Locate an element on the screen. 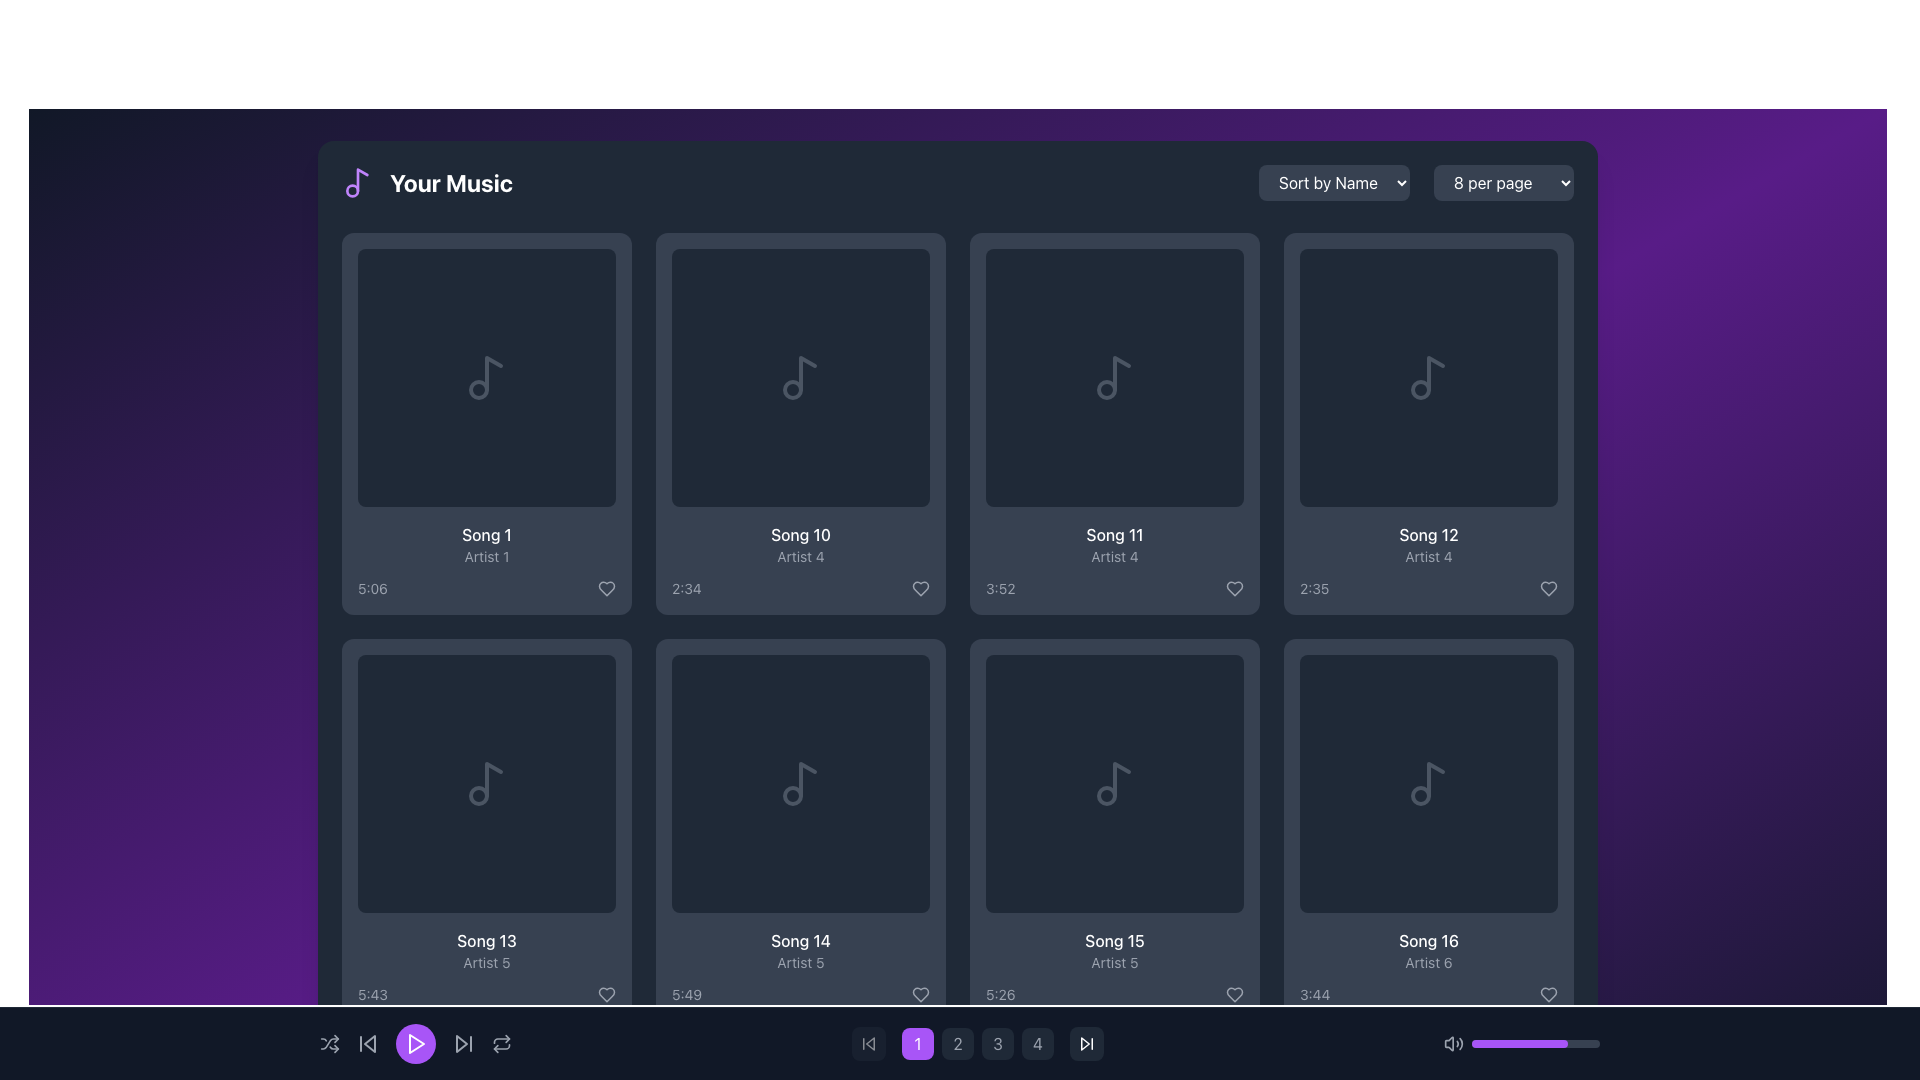  the music icon representing 'Song 12' by 'Artist 4' in the grid interface is located at coordinates (1428, 378).